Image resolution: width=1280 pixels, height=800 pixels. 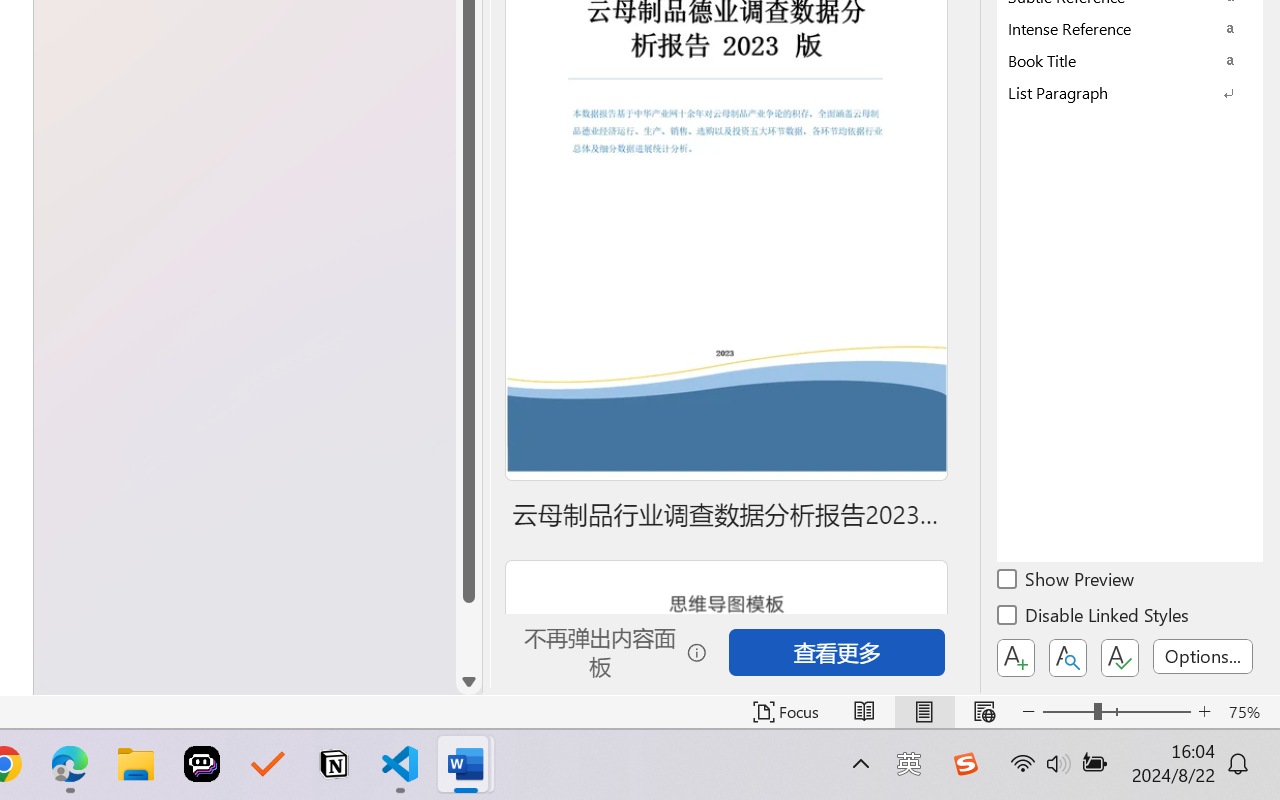 I want to click on 'Book Title', so click(x=1130, y=59).